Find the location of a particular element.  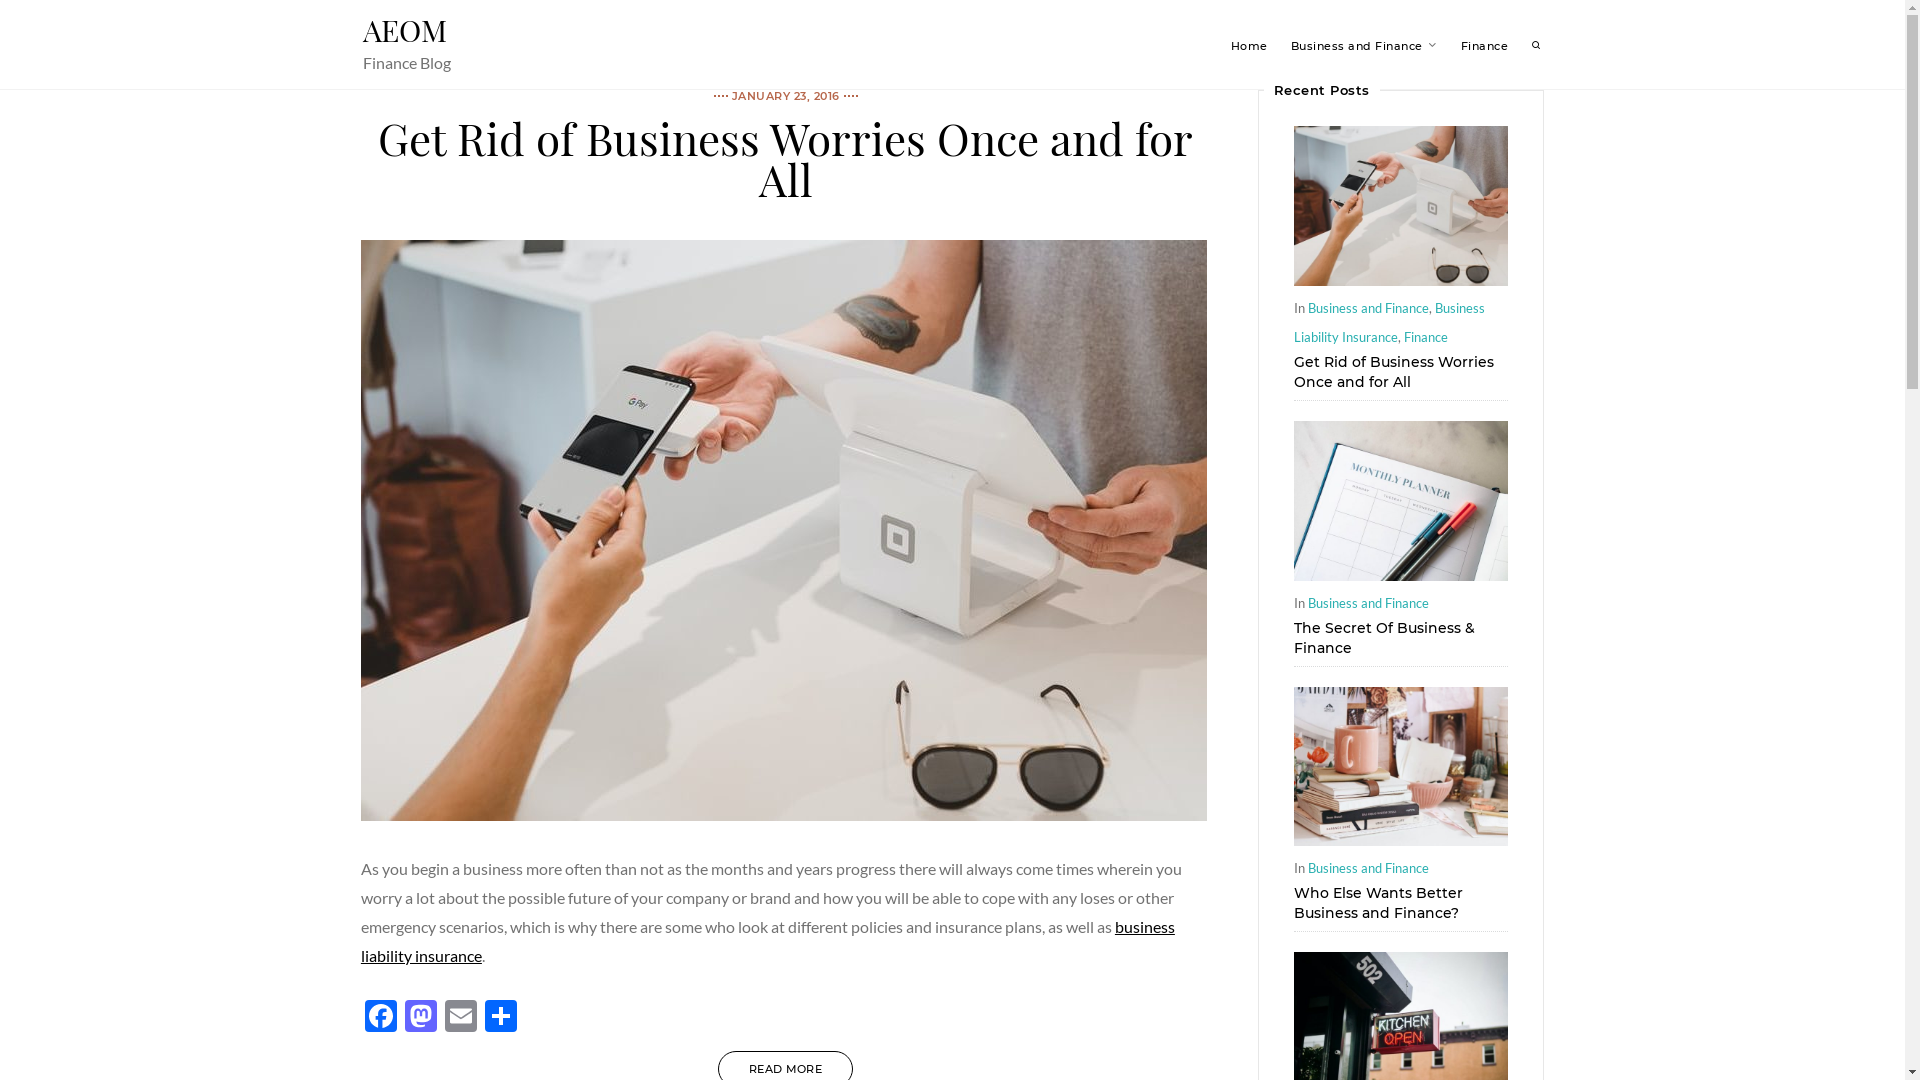

'Facebook' is located at coordinates (380, 1018).